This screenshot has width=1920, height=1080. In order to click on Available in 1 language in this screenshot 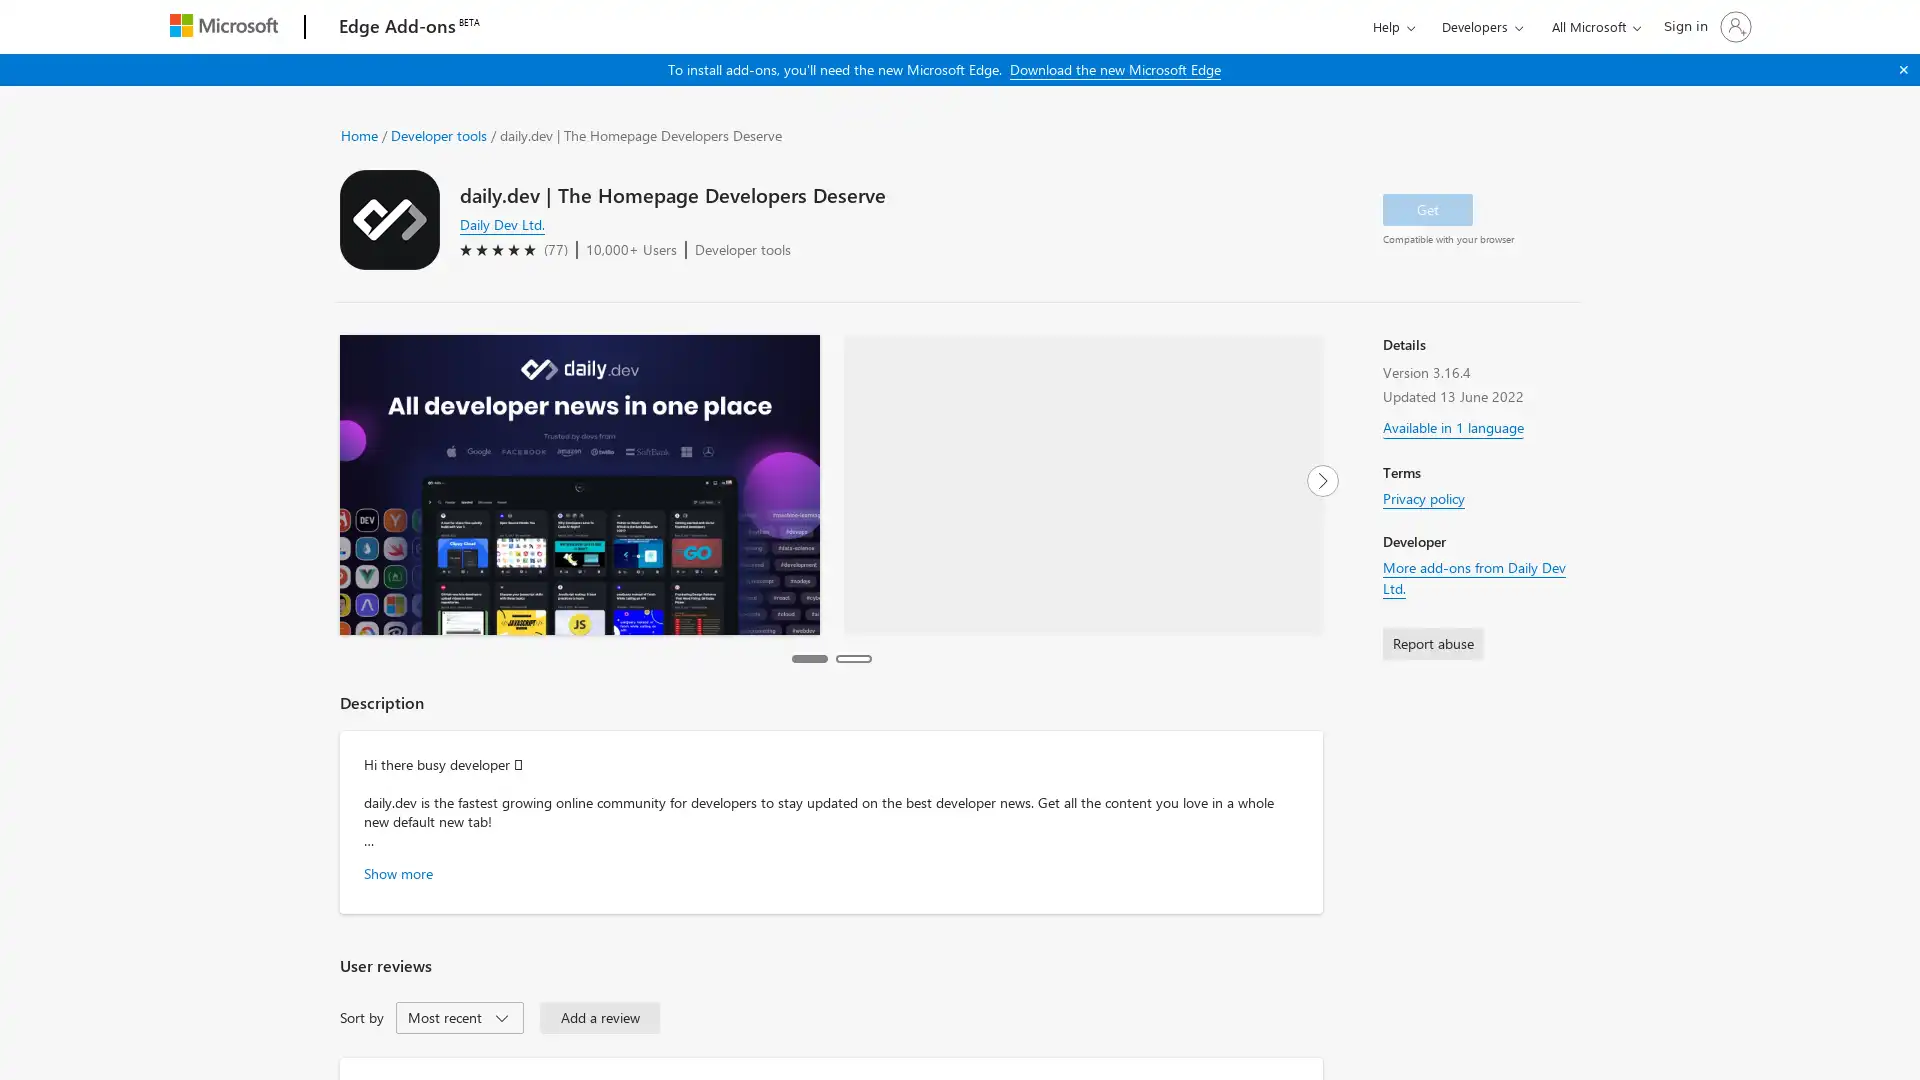, I will do `click(1453, 422)`.